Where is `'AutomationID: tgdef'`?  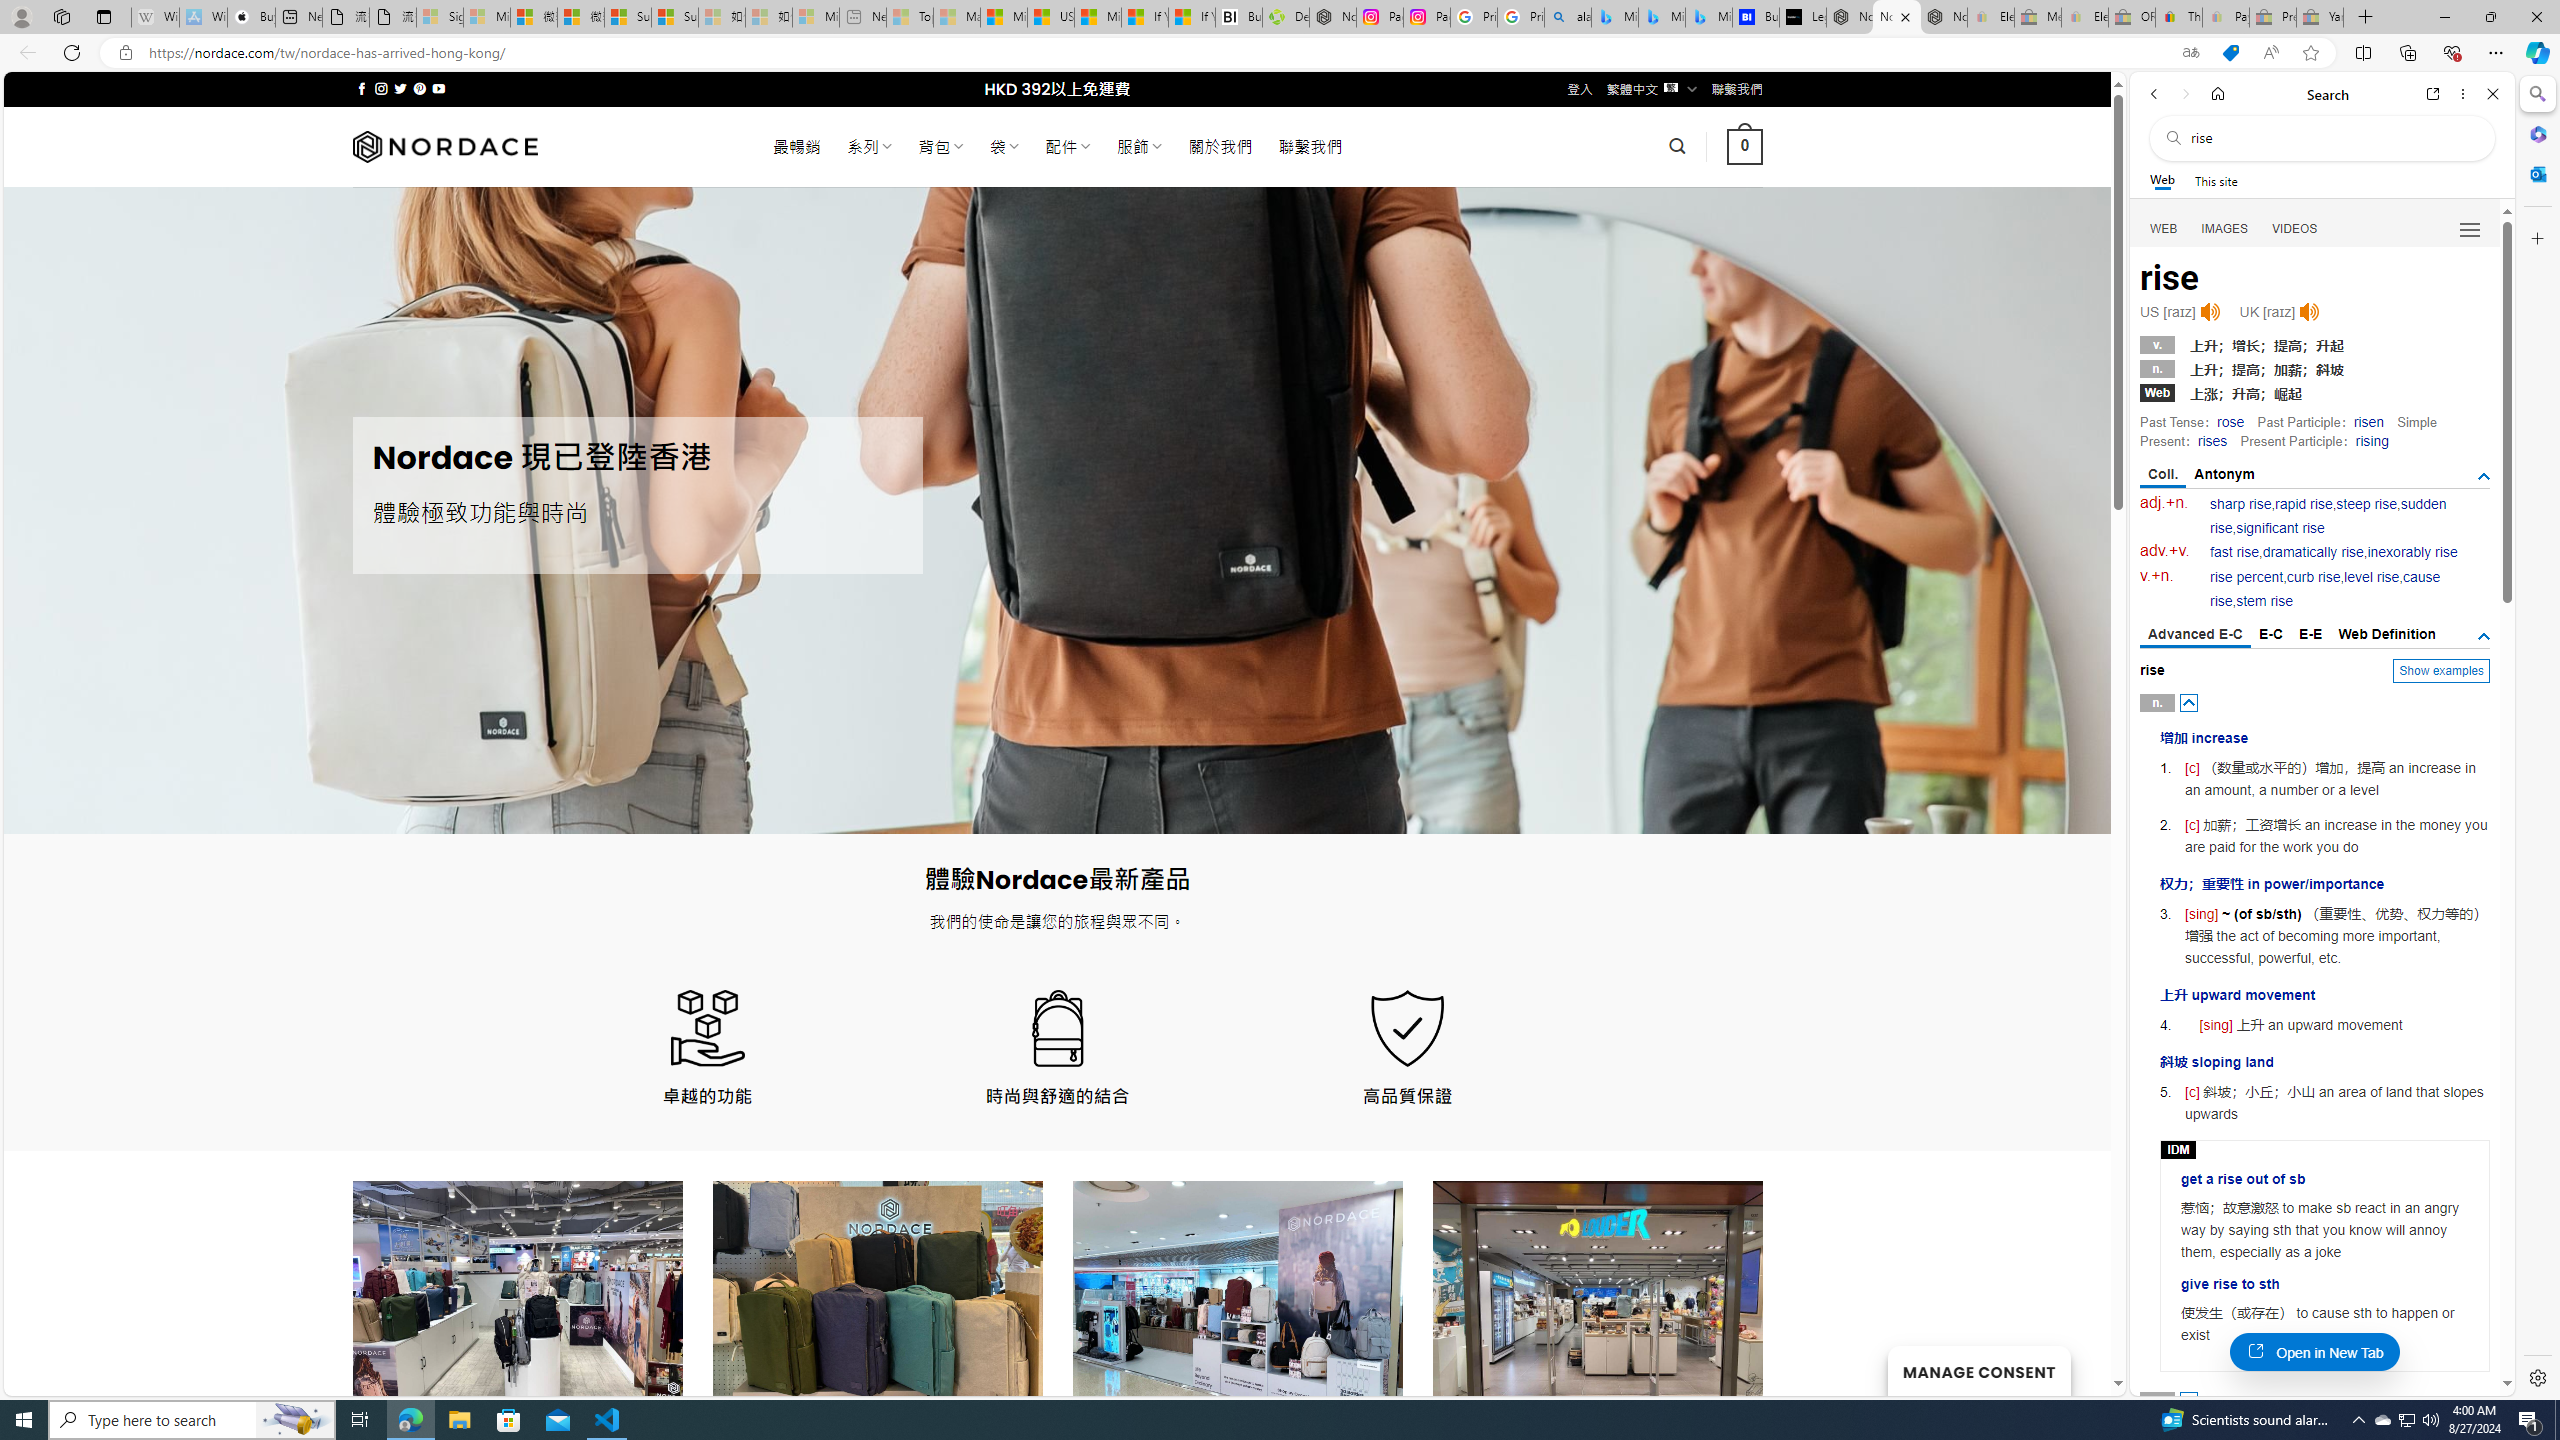 'AutomationID: tgdef' is located at coordinates (2483, 636).